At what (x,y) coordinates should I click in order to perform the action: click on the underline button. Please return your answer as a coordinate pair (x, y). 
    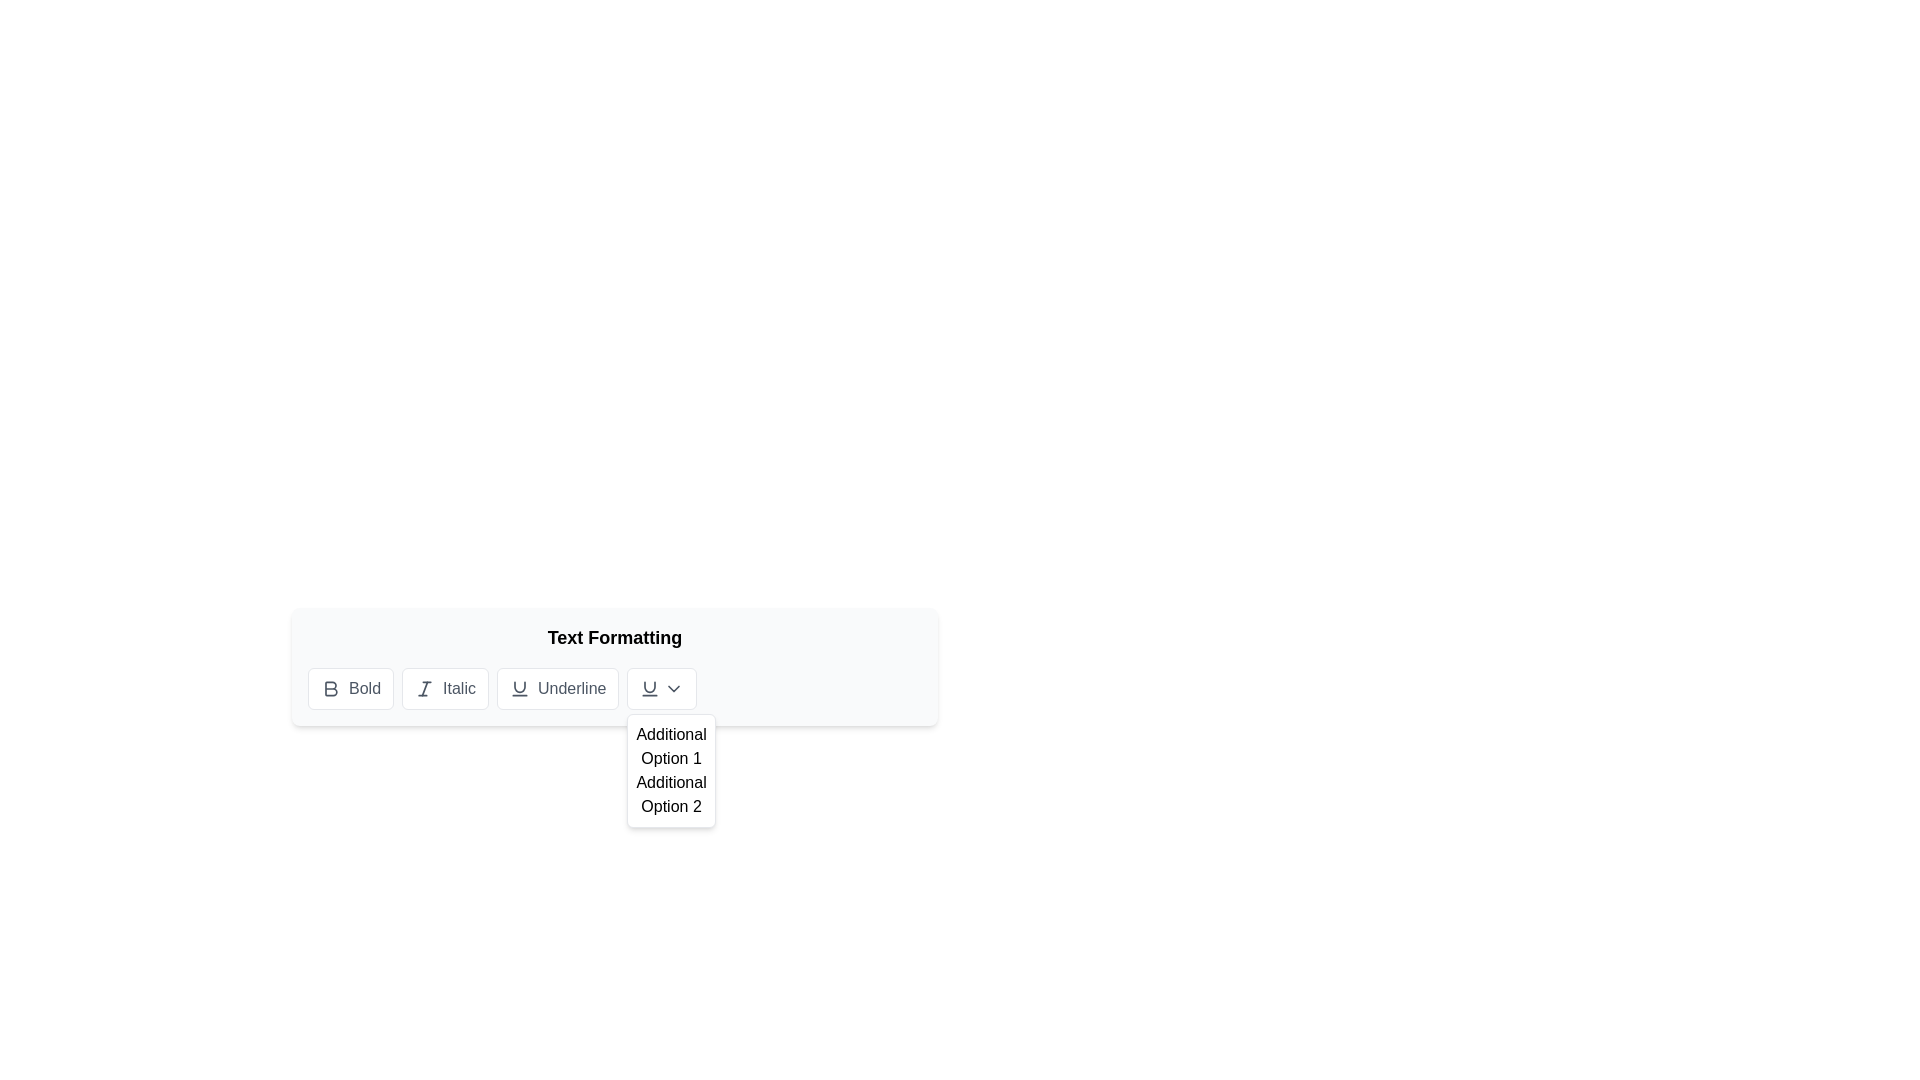
    Looking at the image, I should click on (558, 688).